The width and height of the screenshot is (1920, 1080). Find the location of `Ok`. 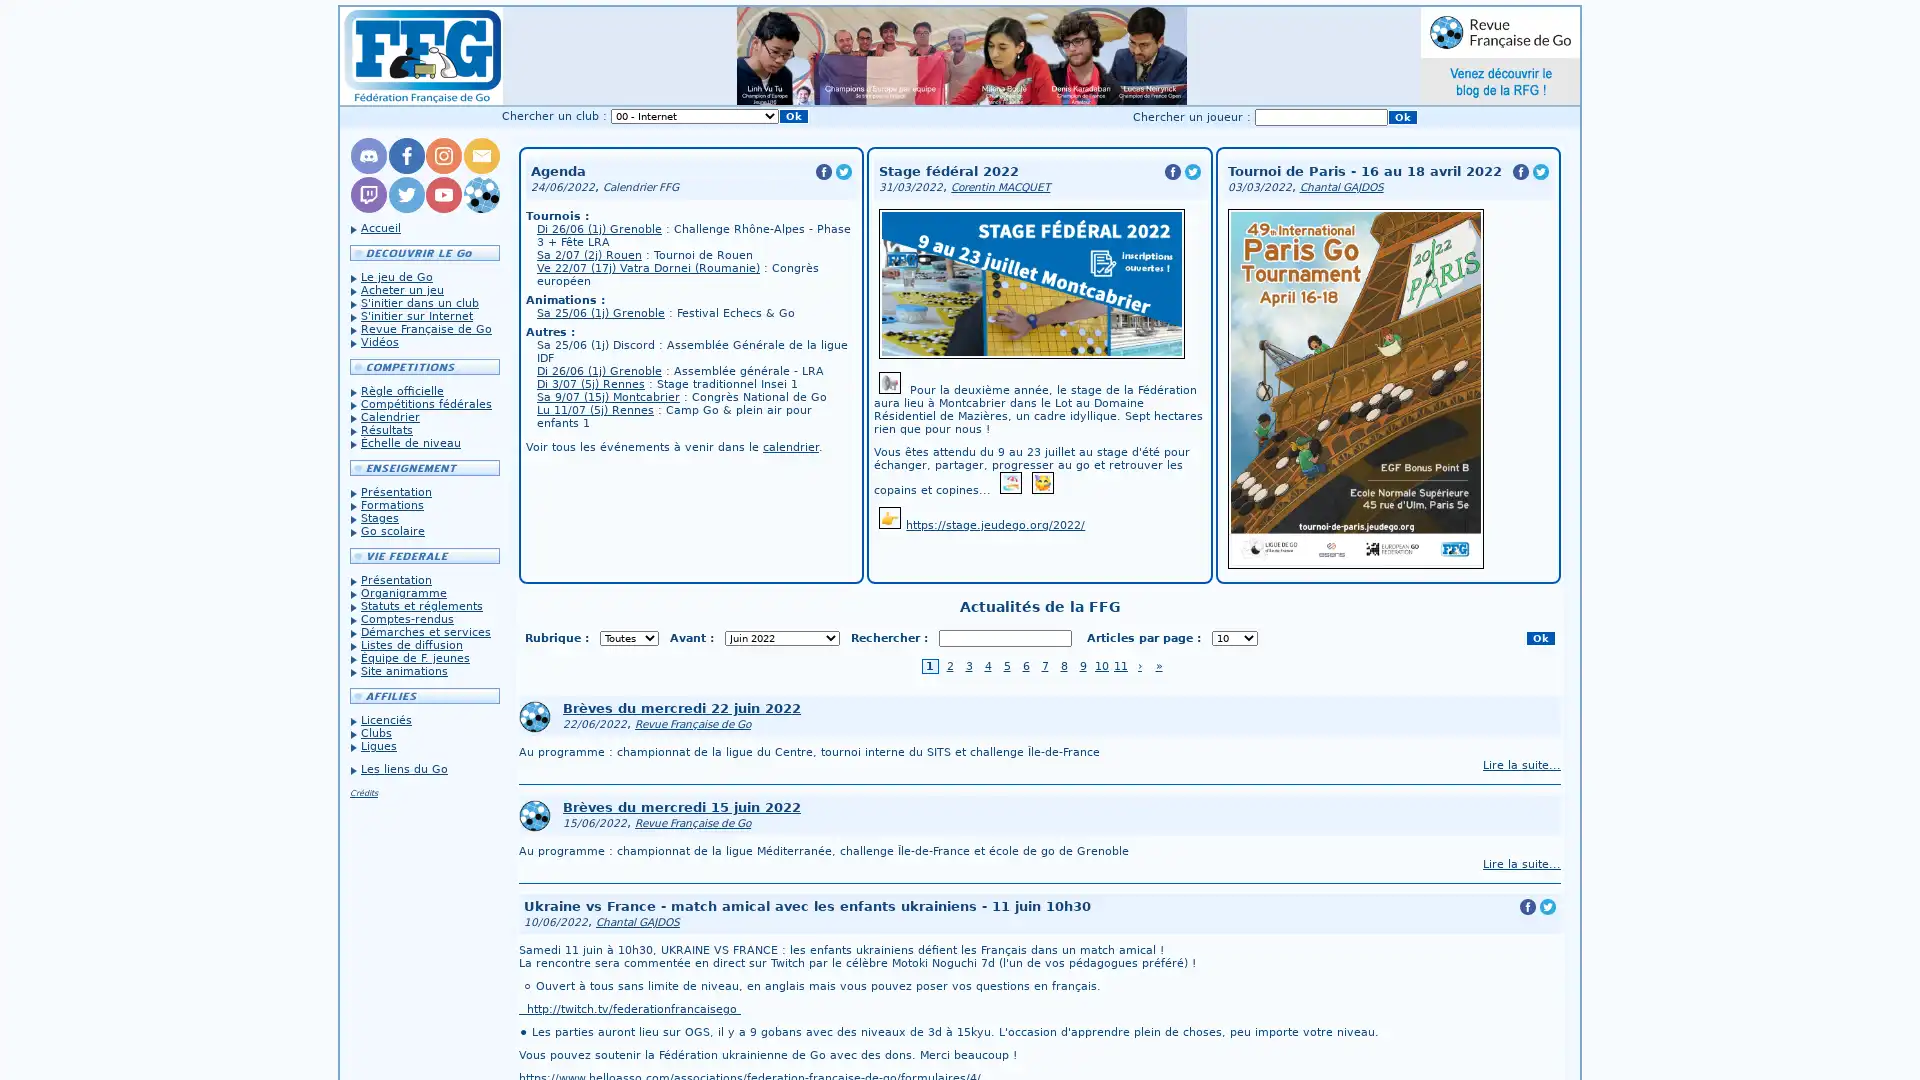

Ok is located at coordinates (1539, 638).